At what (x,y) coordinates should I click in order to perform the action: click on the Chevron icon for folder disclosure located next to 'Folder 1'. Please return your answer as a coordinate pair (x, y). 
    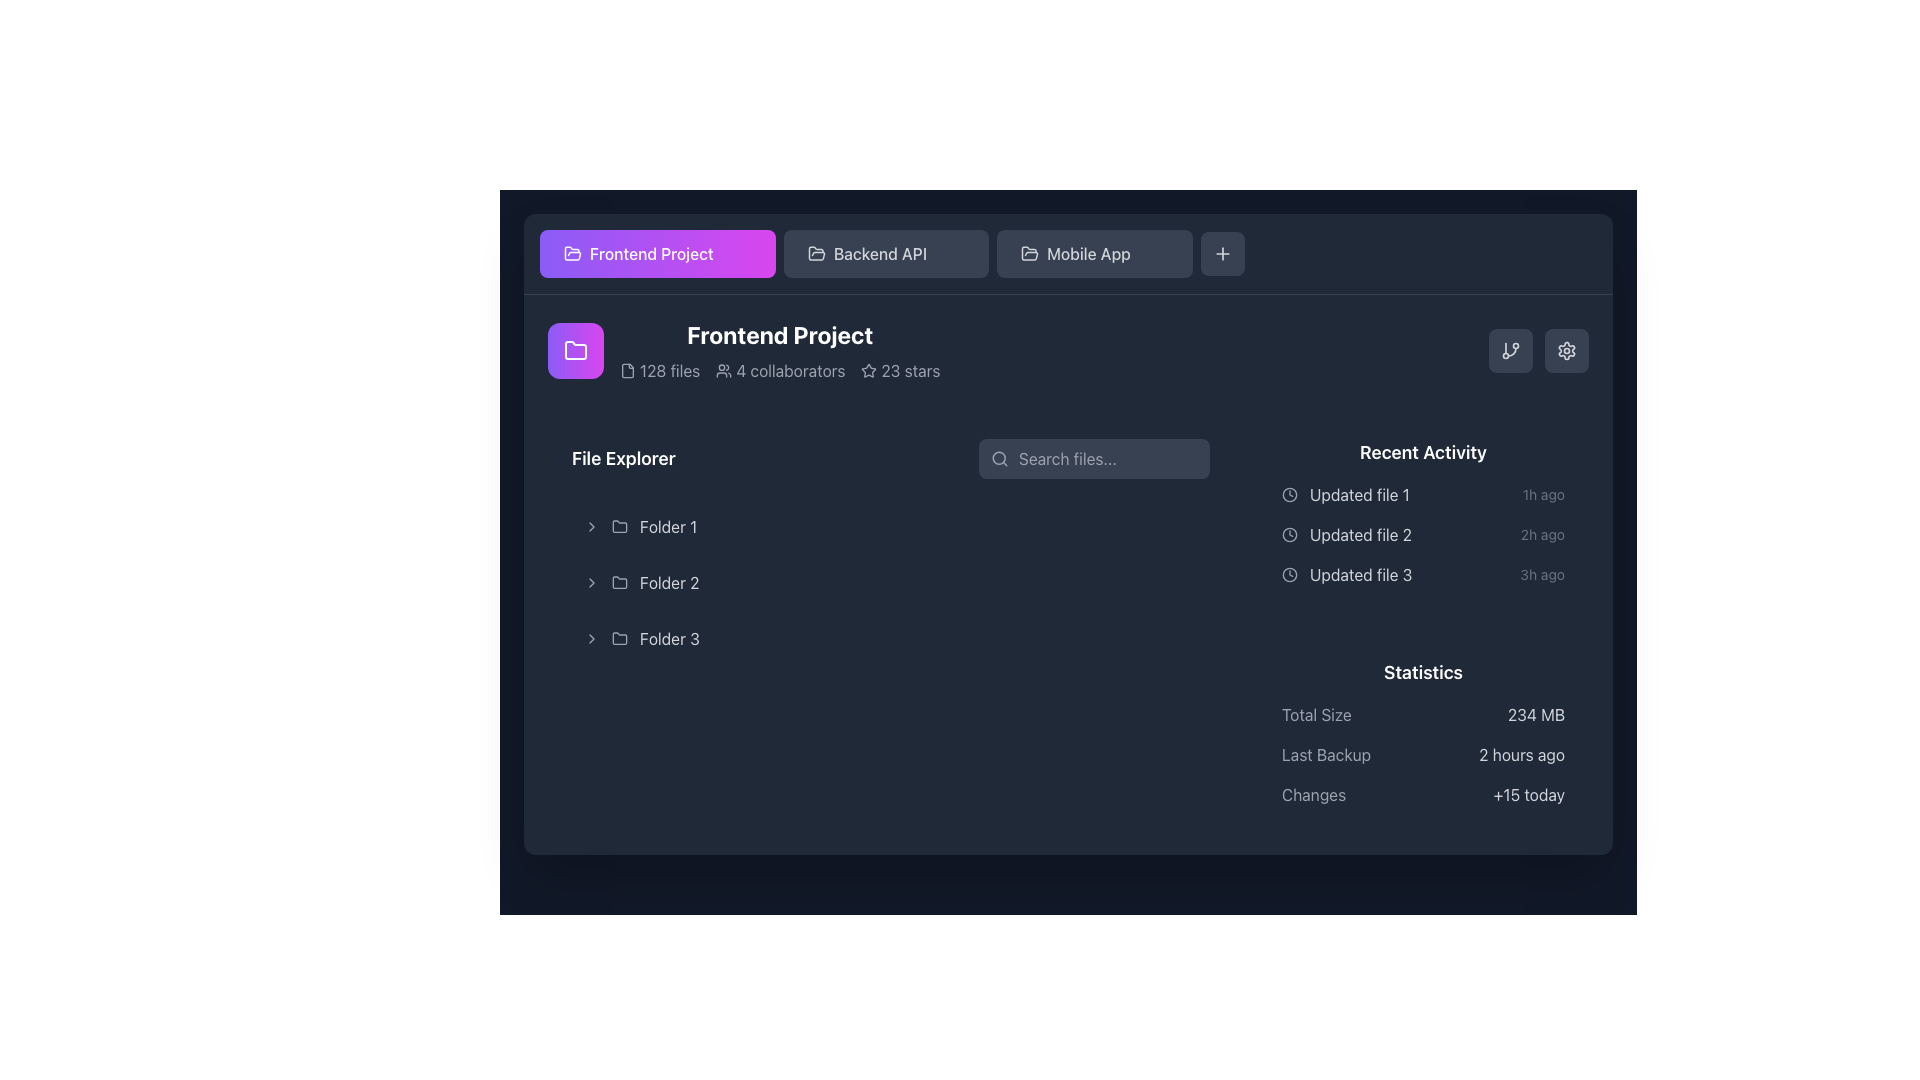
    Looking at the image, I should click on (590, 526).